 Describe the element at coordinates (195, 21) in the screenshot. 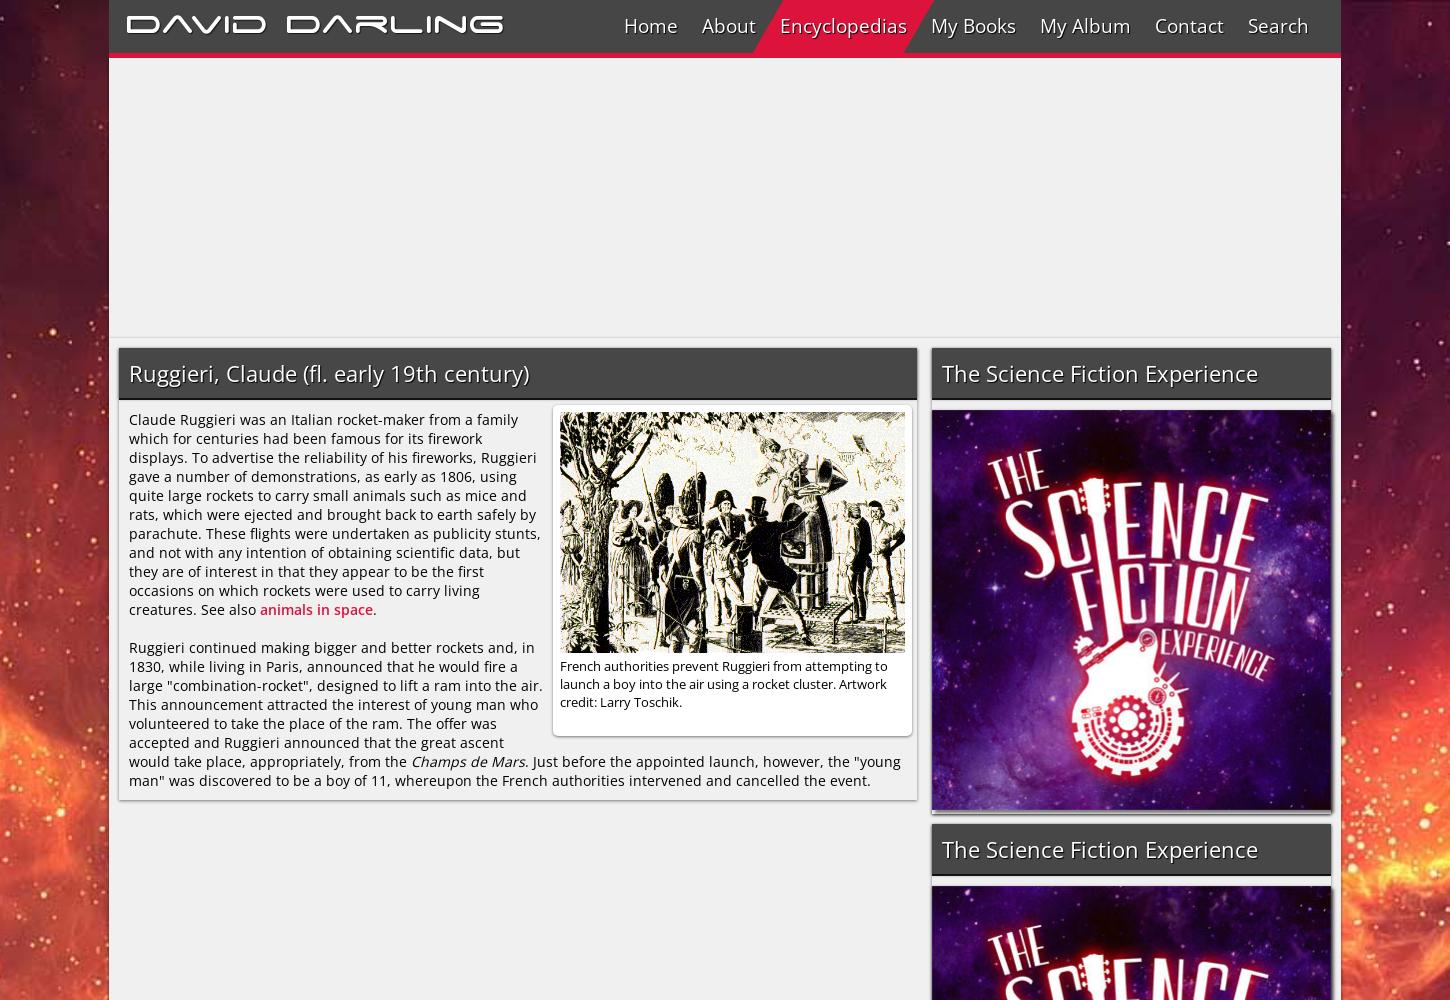

I see `'David'` at that location.